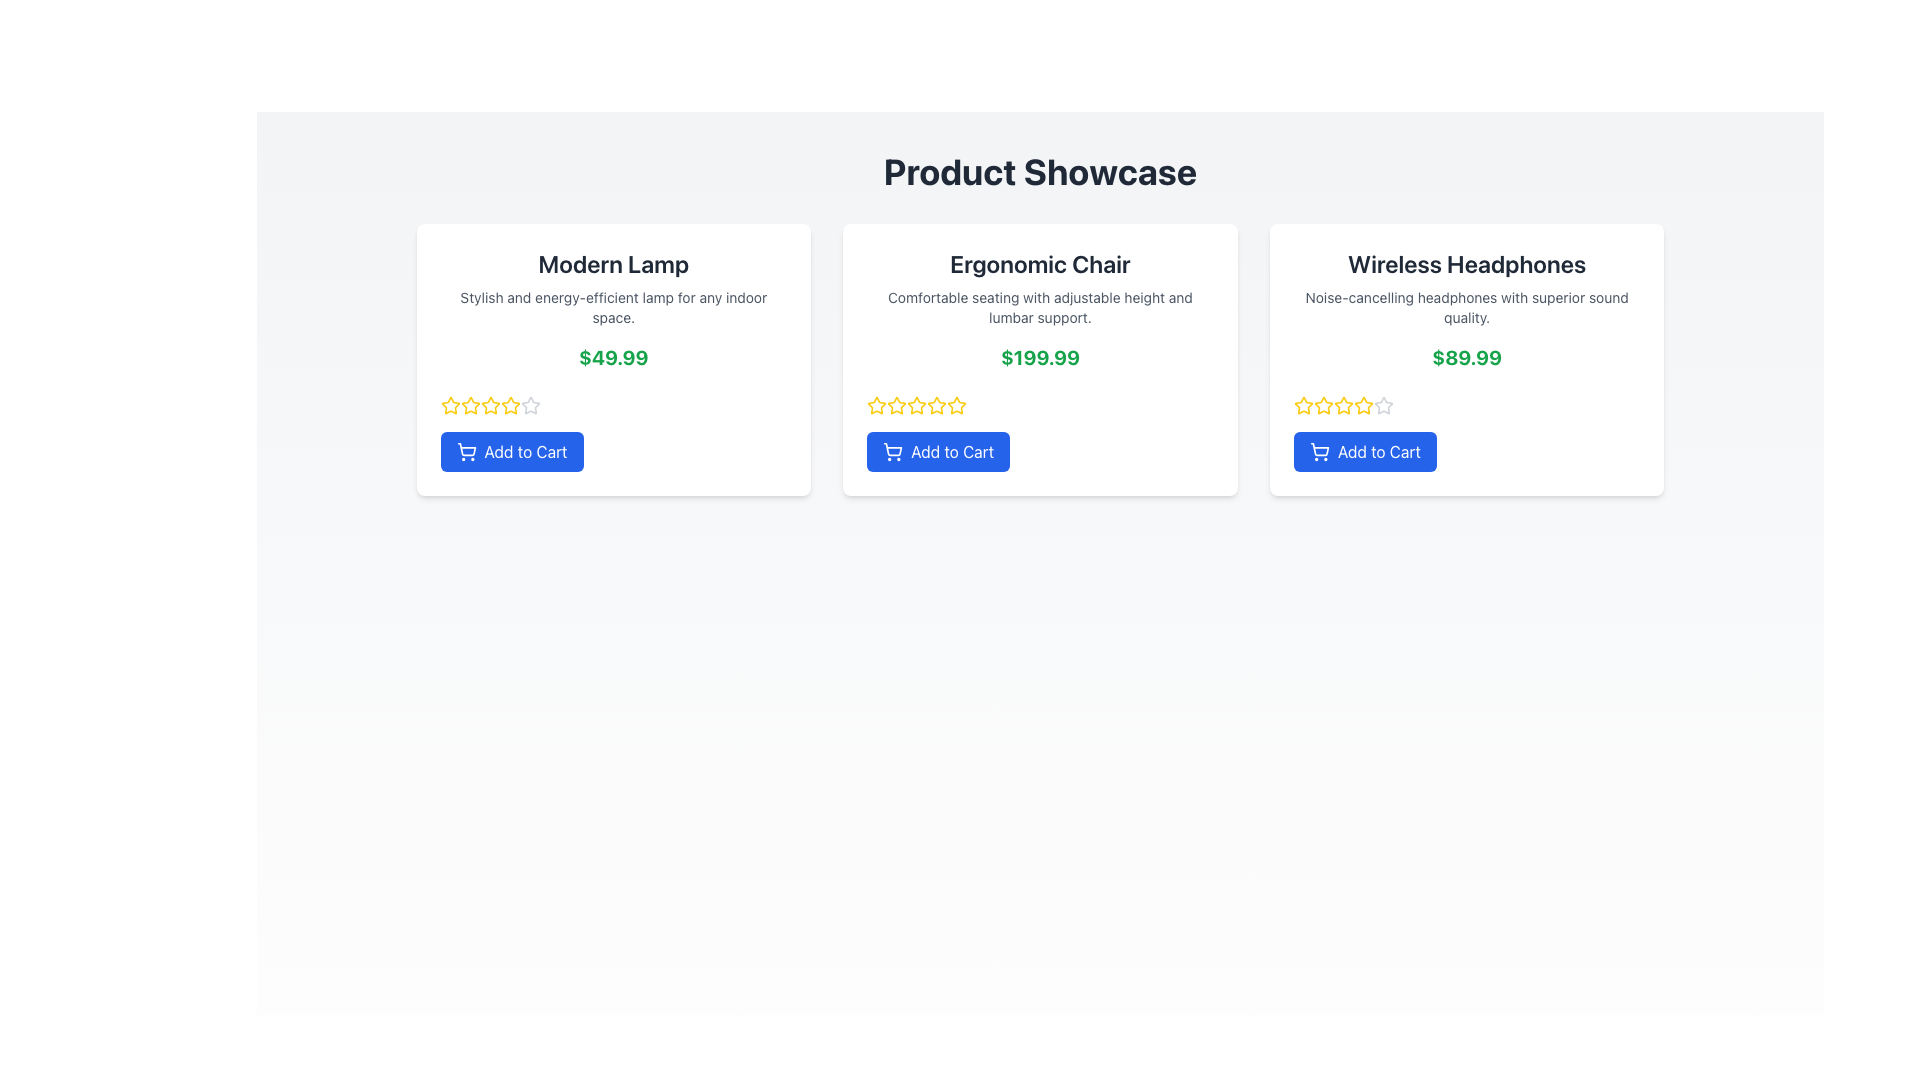  Describe the element at coordinates (877, 405) in the screenshot. I see `the first star icon in the rating row for the 'Modern Lamp', which is a yellow star with a hollow center` at that location.